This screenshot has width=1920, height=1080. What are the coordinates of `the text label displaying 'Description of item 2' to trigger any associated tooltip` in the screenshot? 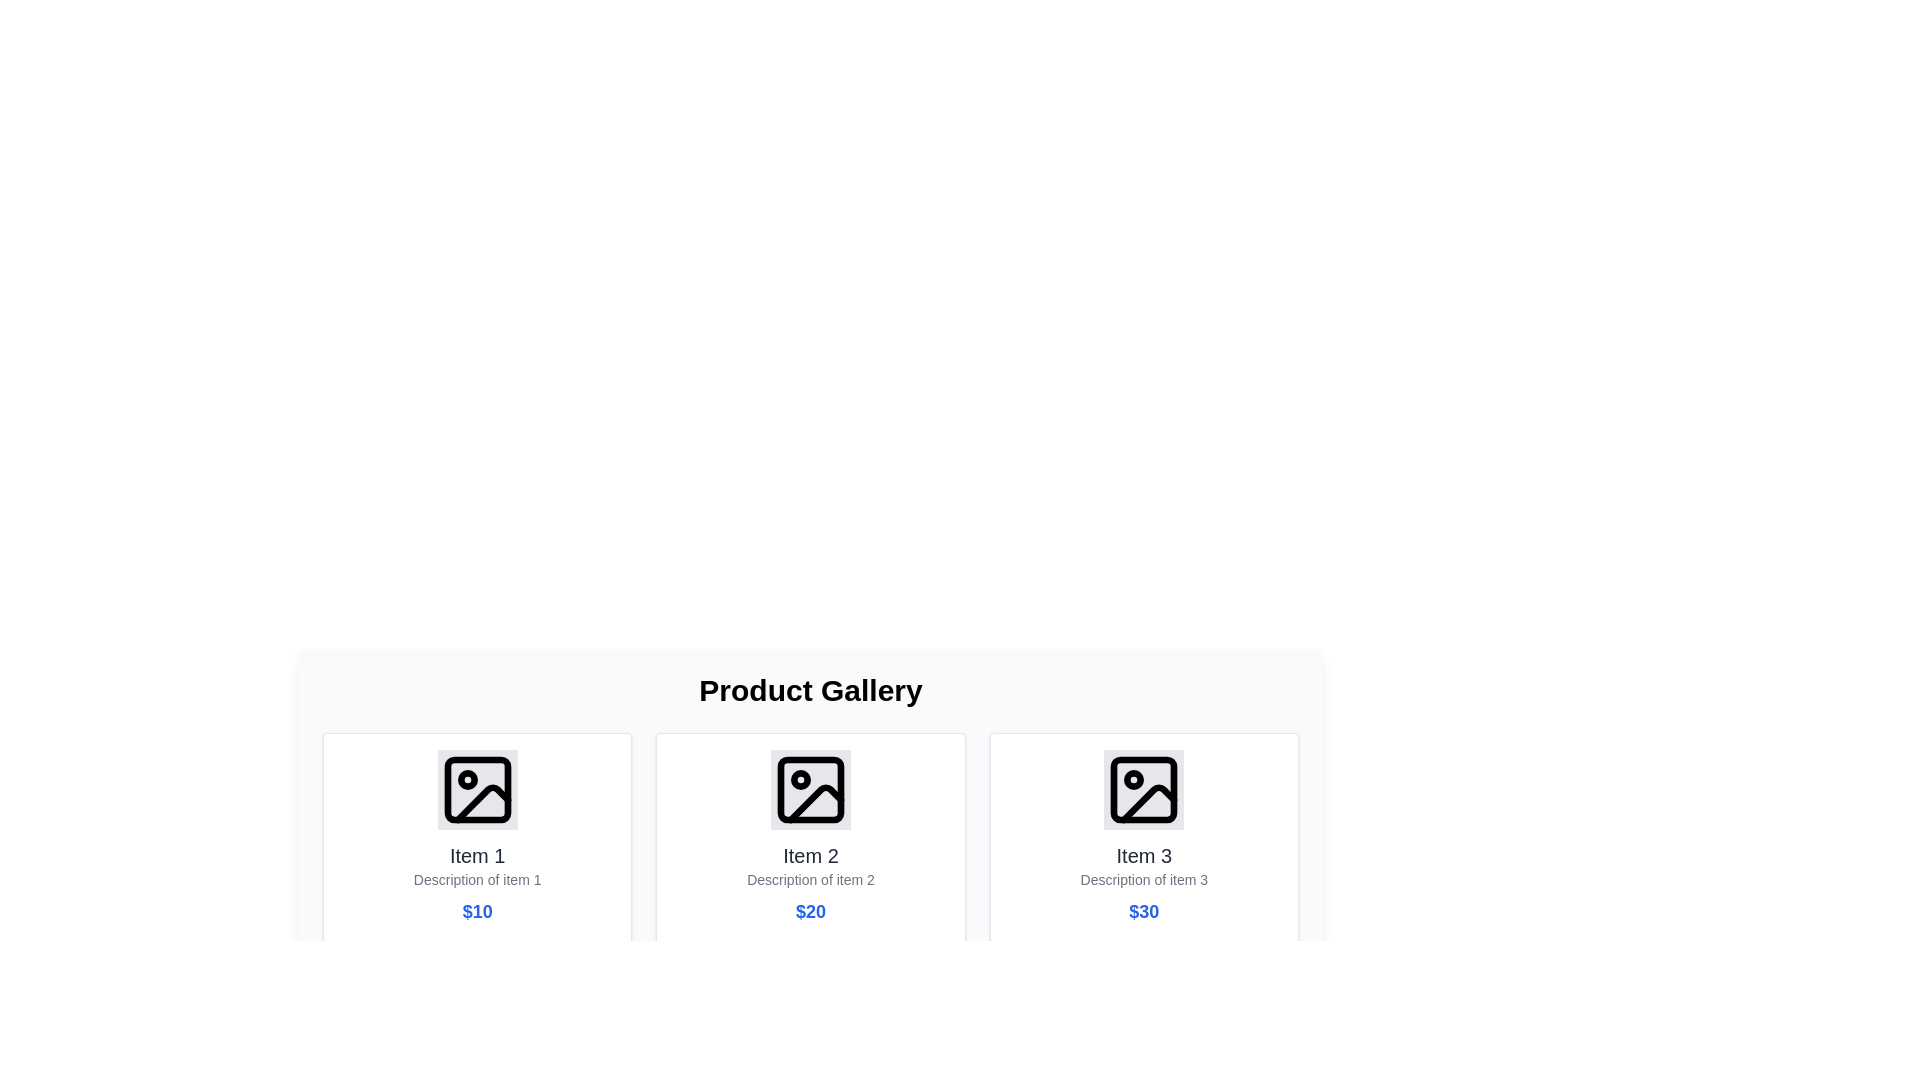 It's located at (811, 878).